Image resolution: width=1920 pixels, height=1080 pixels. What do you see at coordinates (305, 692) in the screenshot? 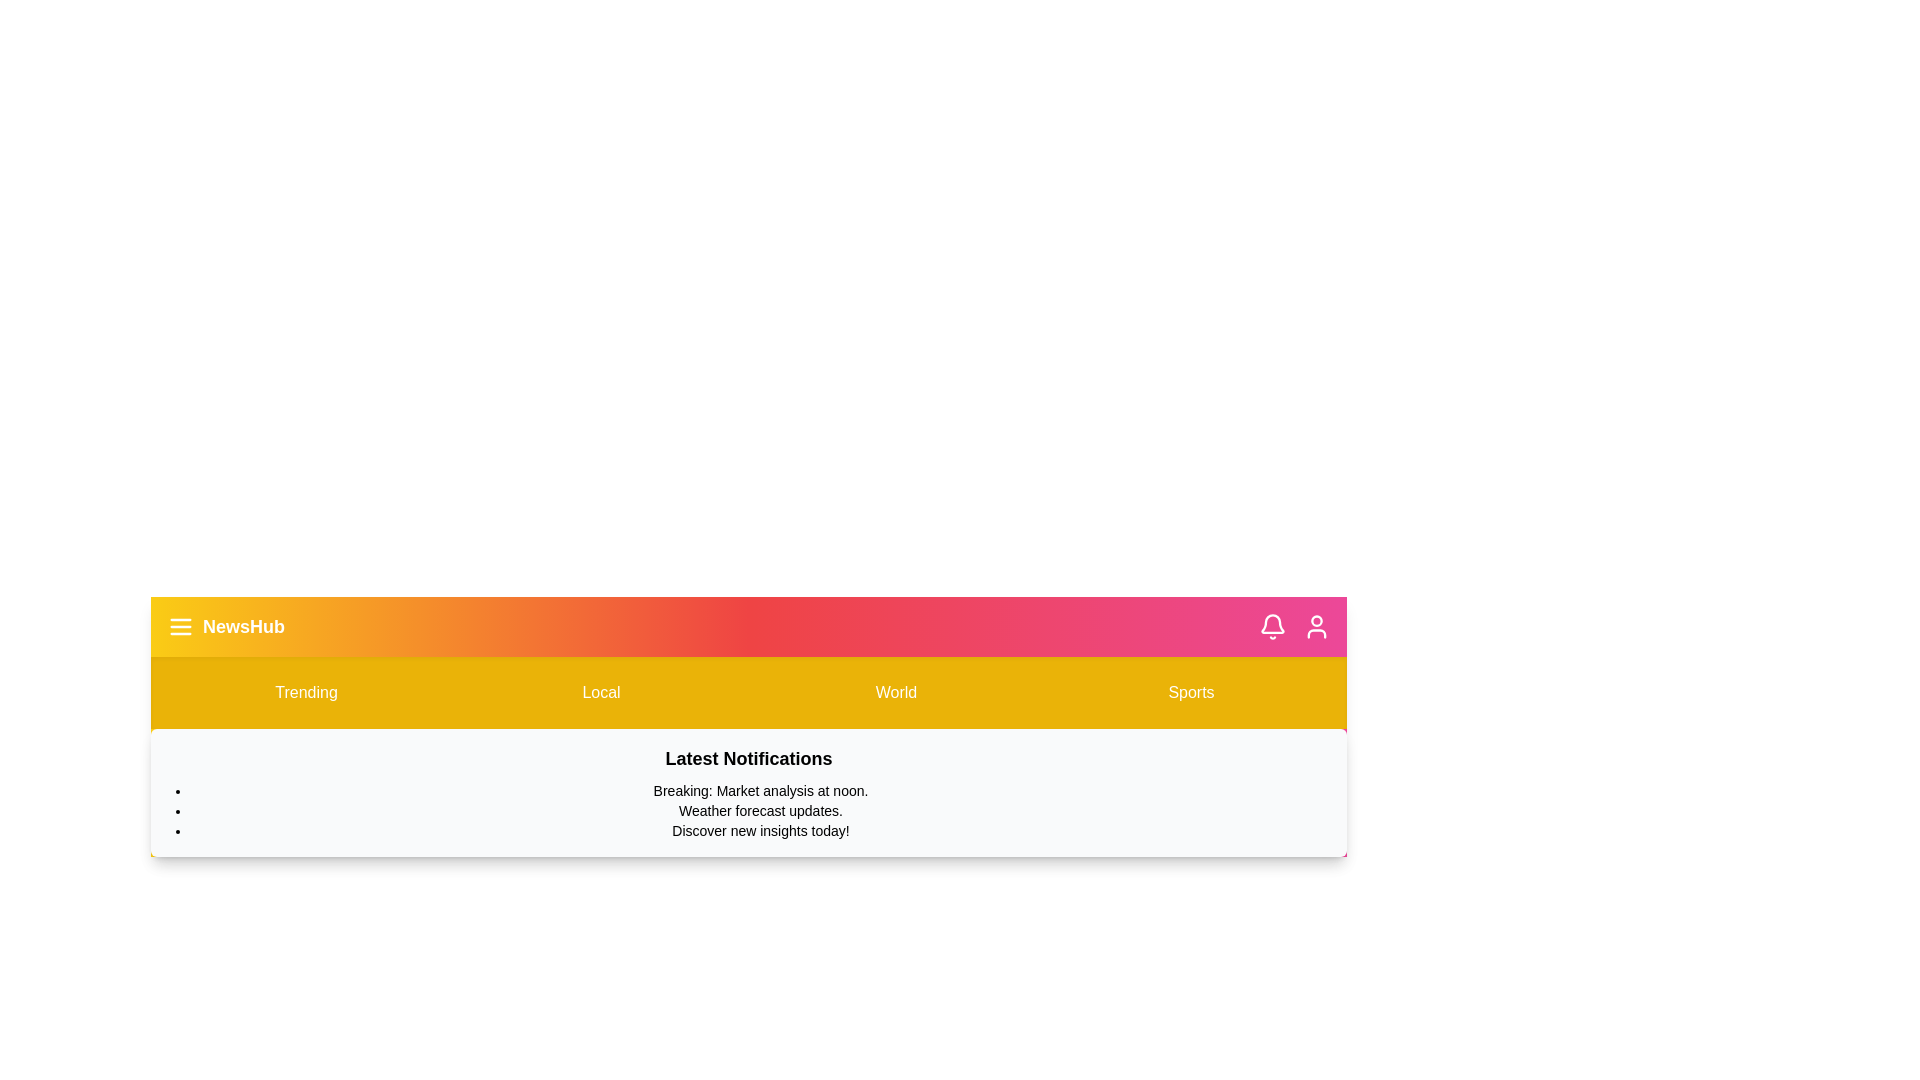
I see `the Trending button in the menu` at bounding box center [305, 692].